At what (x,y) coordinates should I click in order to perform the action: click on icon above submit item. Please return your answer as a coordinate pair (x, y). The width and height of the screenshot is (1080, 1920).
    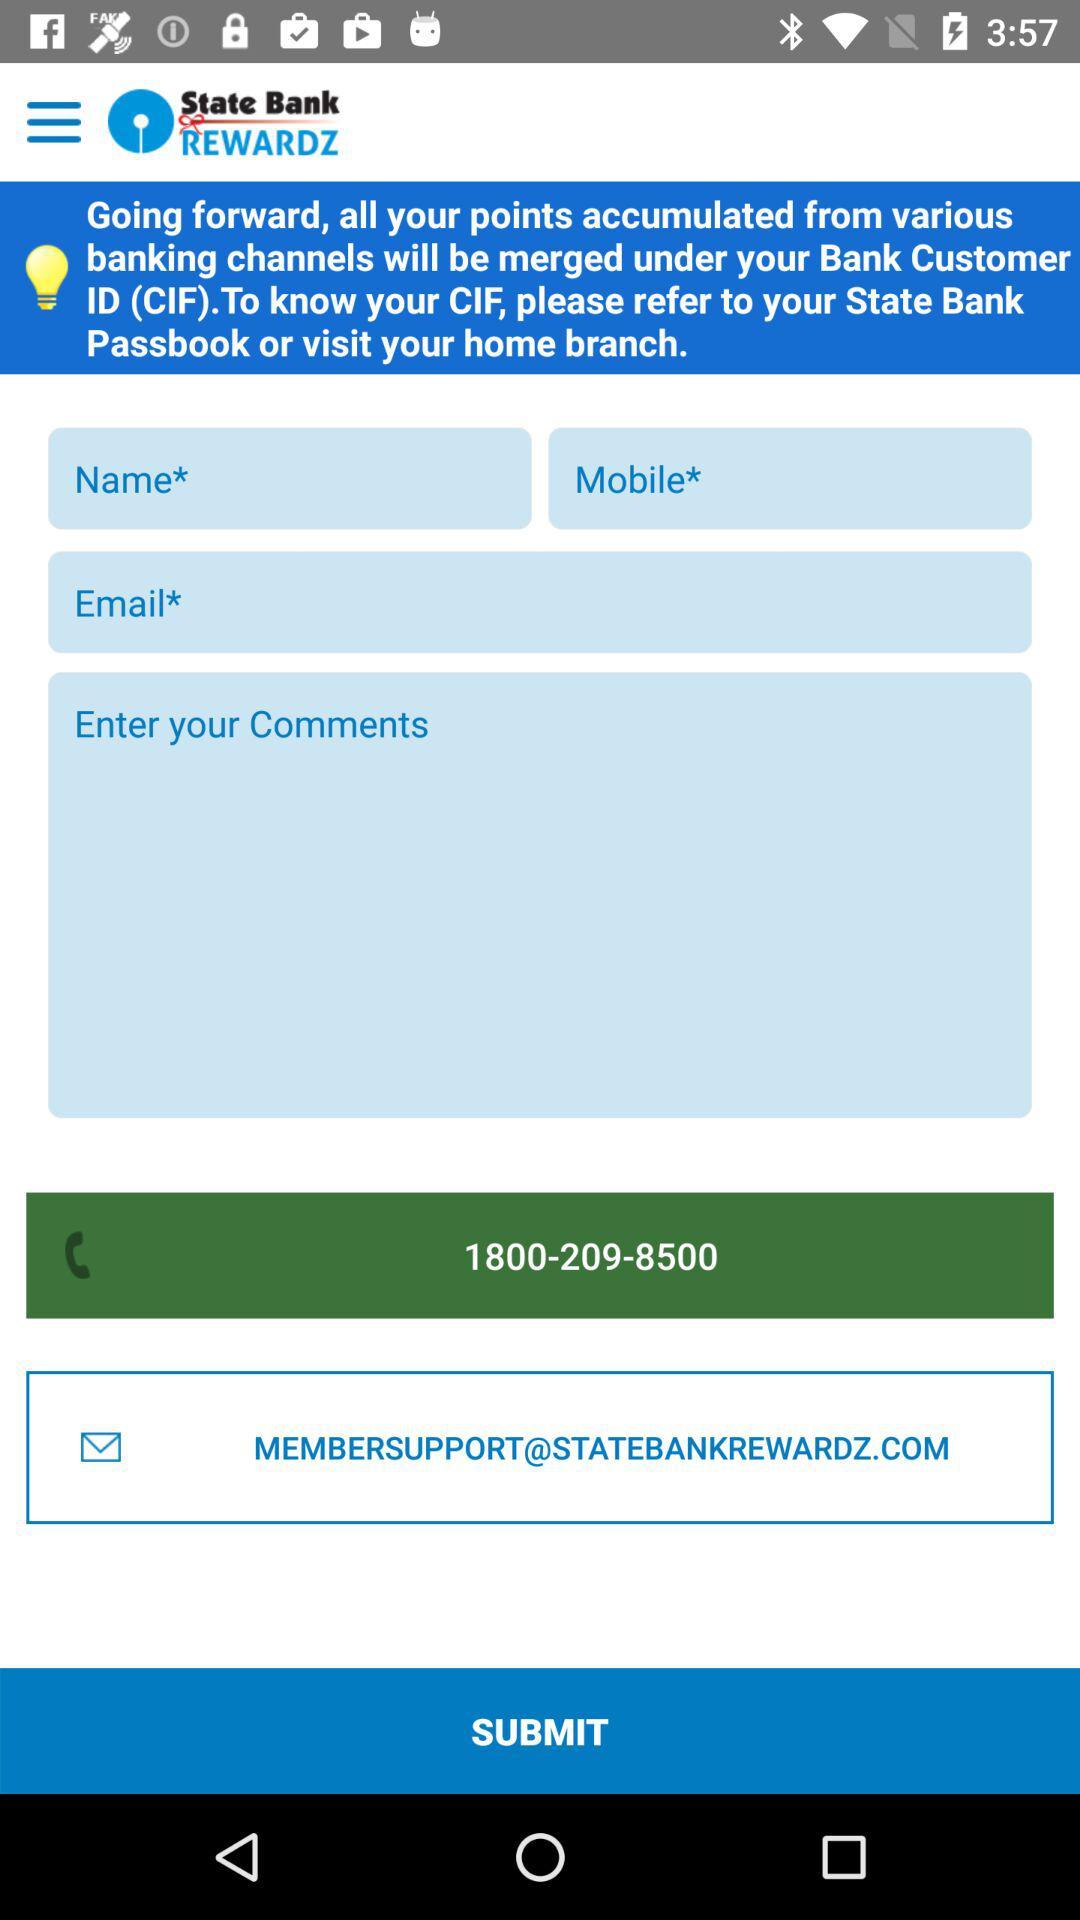
    Looking at the image, I should click on (600, 1447).